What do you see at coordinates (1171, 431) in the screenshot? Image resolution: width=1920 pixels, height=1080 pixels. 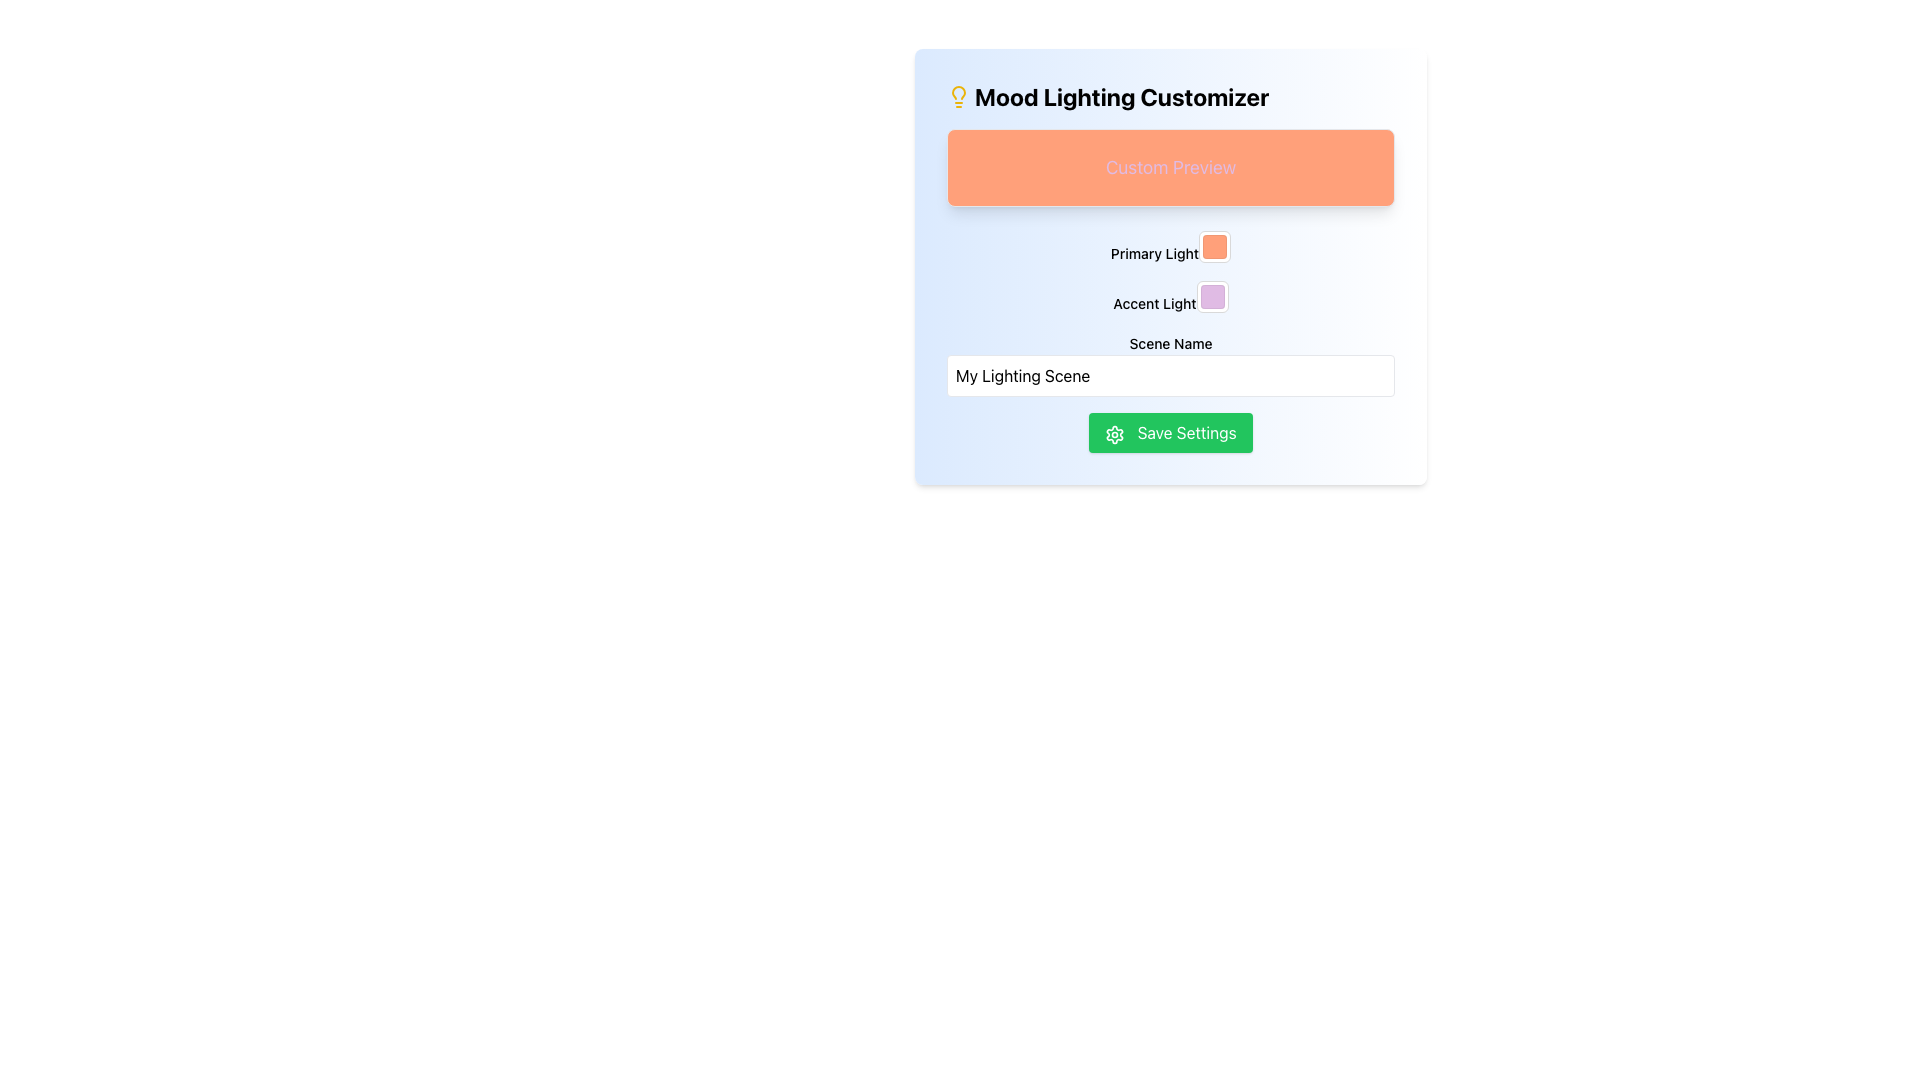 I see `save button located at the bottom center of the card, which is styled with a gradient background and follows the 'Scene Name' text input field, for accessibility features` at bounding box center [1171, 431].